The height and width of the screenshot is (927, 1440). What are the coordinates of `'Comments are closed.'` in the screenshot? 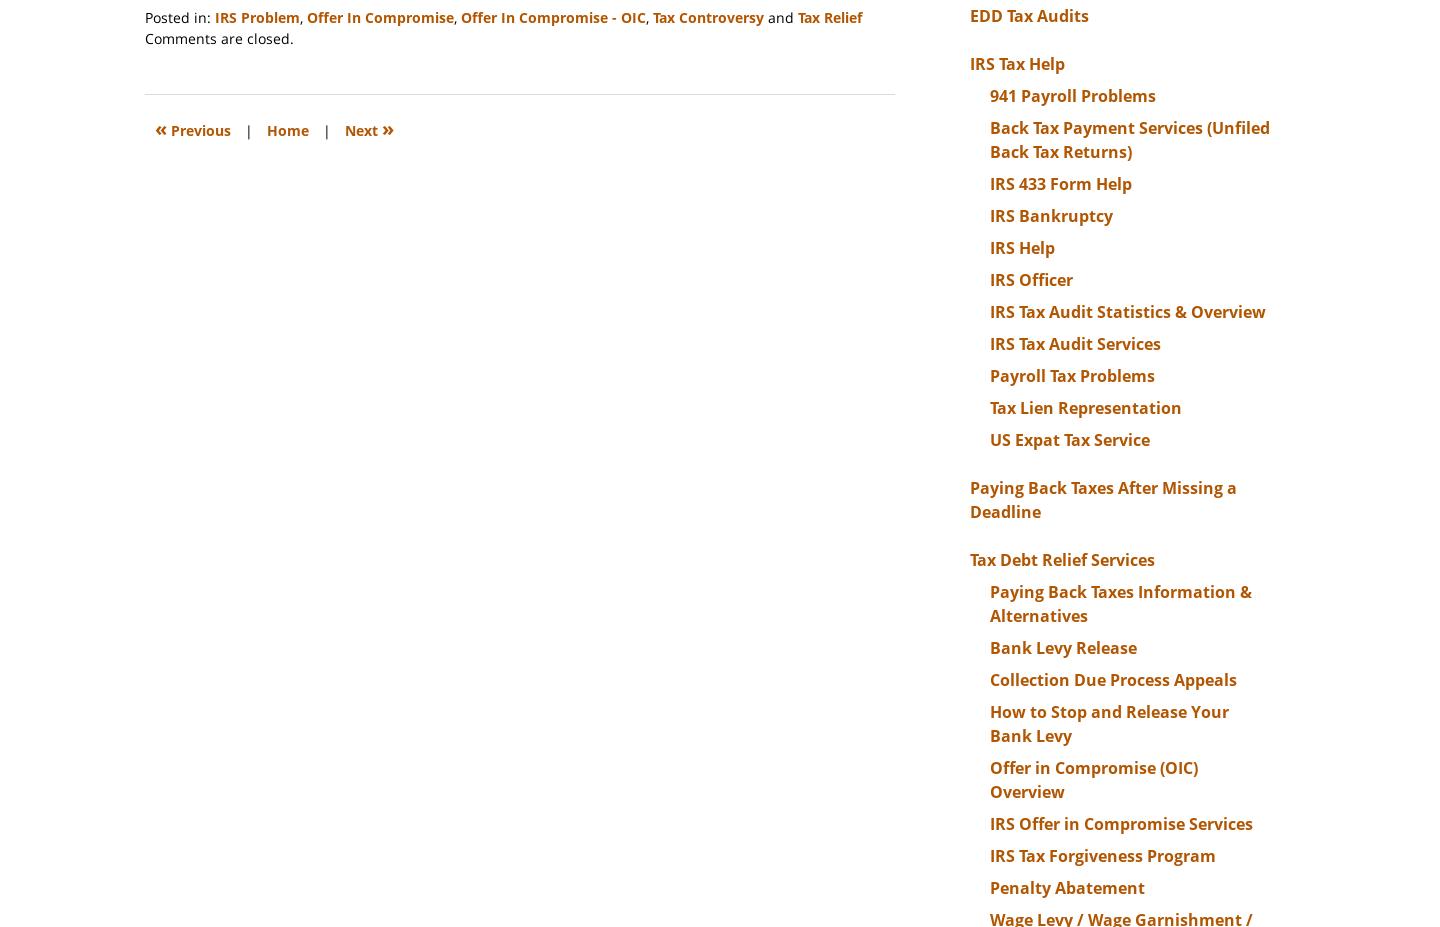 It's located at (219, 37).